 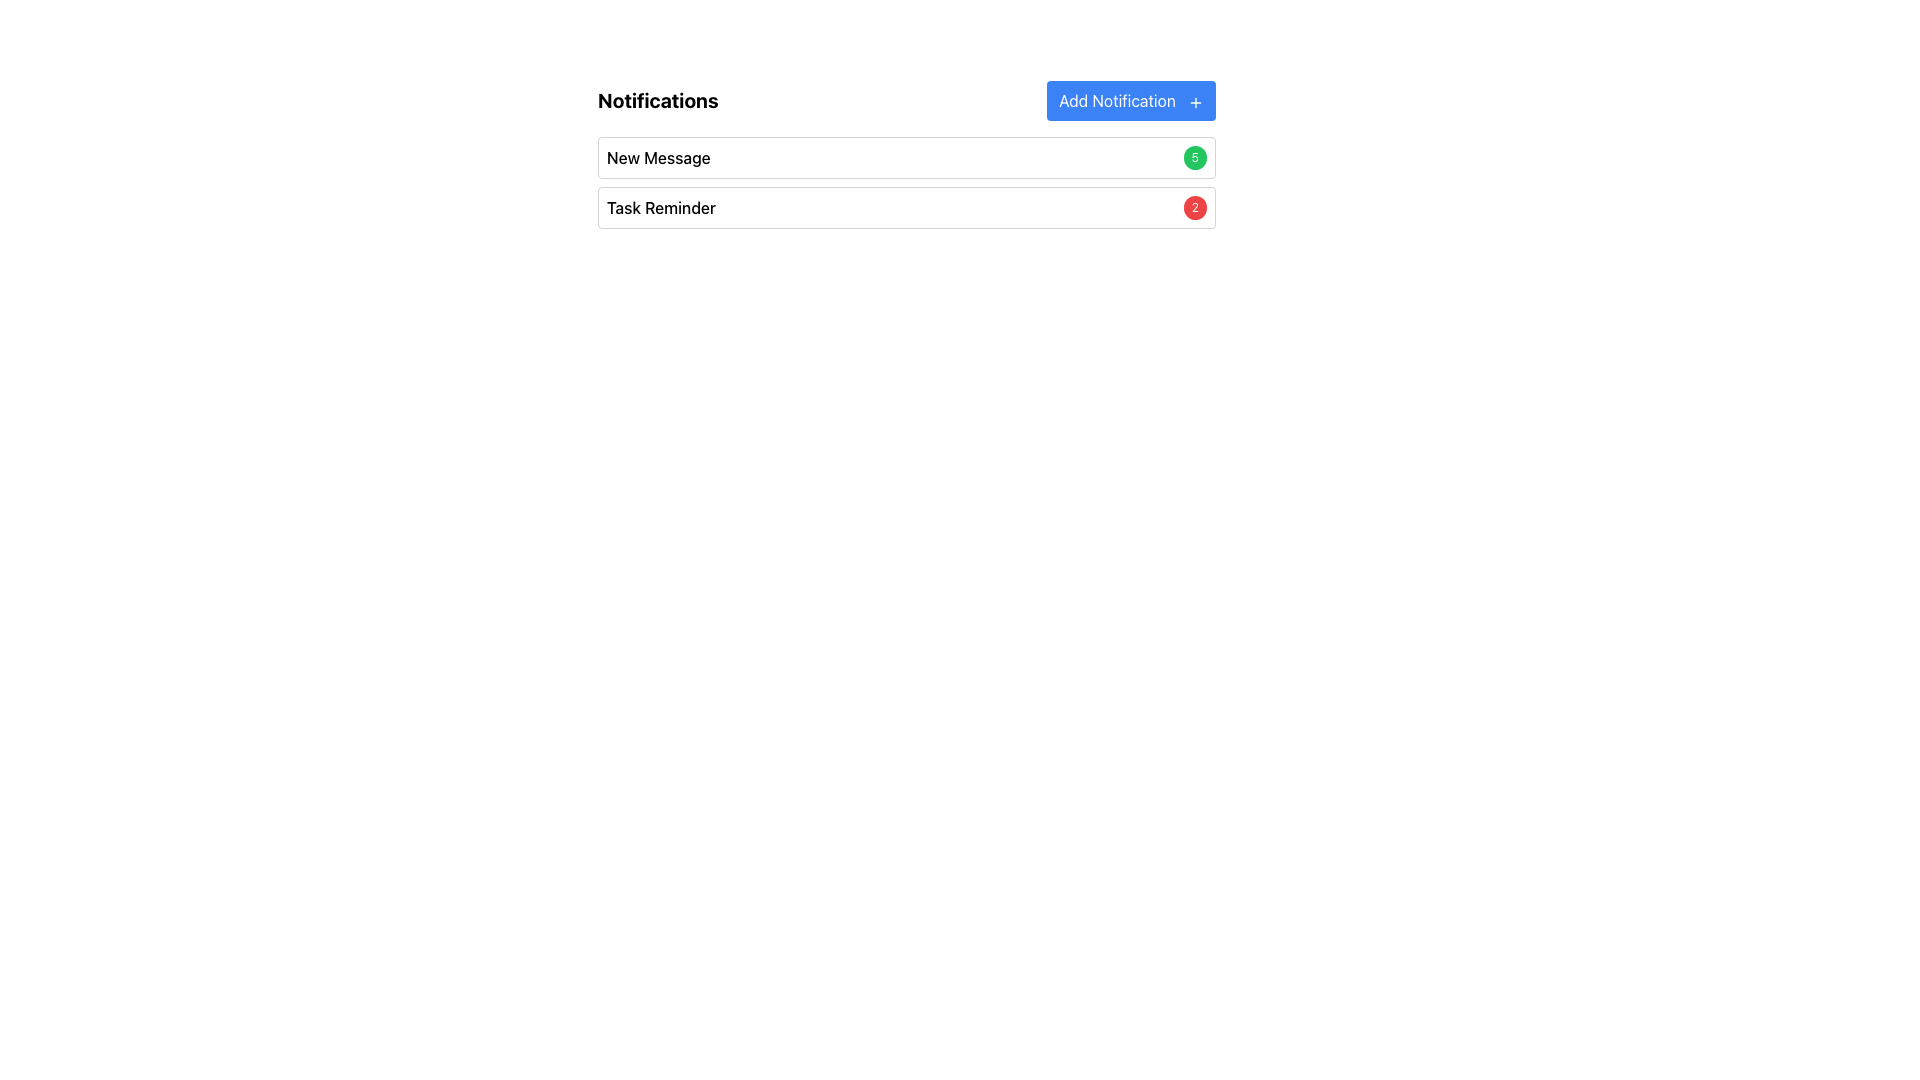 What do you see at coordinates (906, 208) in the screenshot?
I see `the second notification item in the list, which indicates a 'Task Reminder' with two pending items` at bounding box center [906, 208].